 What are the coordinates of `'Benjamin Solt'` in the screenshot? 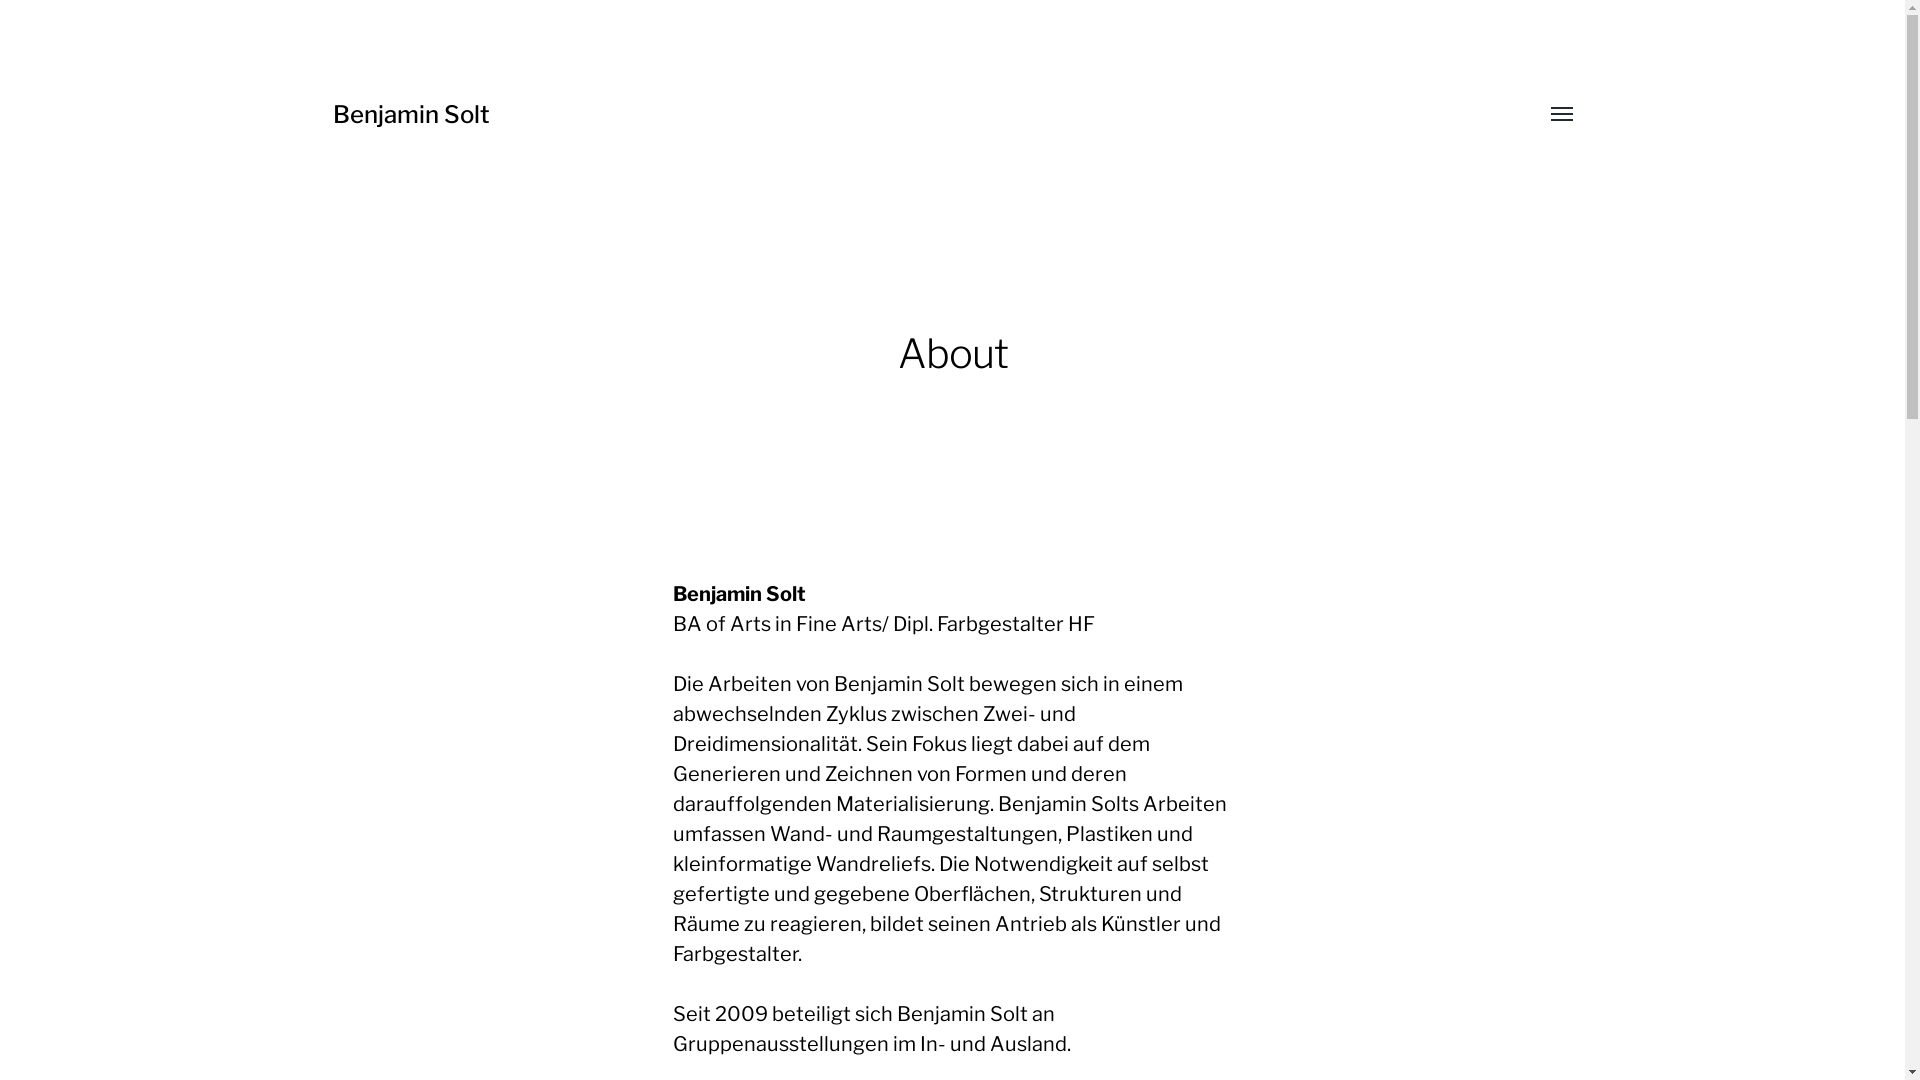 It's located at (409, 114).